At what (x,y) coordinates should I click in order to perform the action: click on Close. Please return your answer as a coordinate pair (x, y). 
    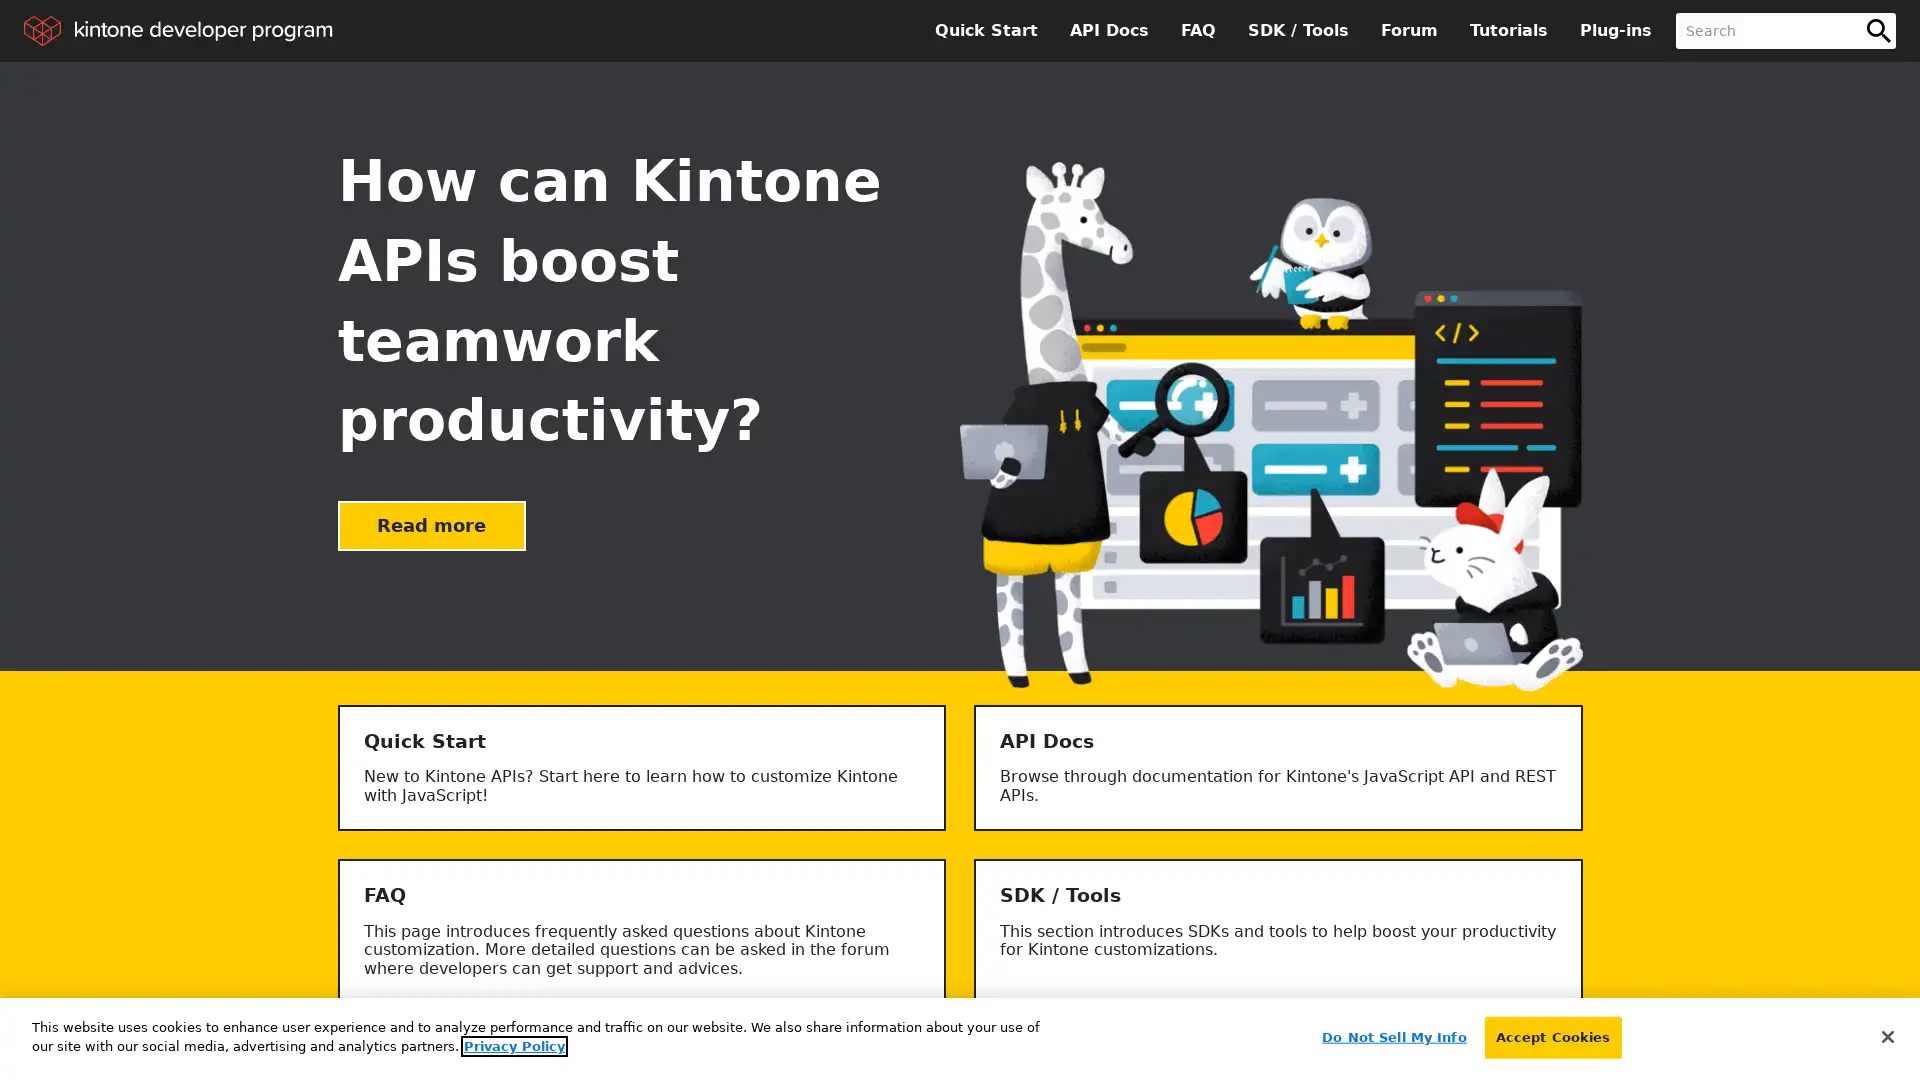
    Looking at the image, I should click on (1886, 1035).